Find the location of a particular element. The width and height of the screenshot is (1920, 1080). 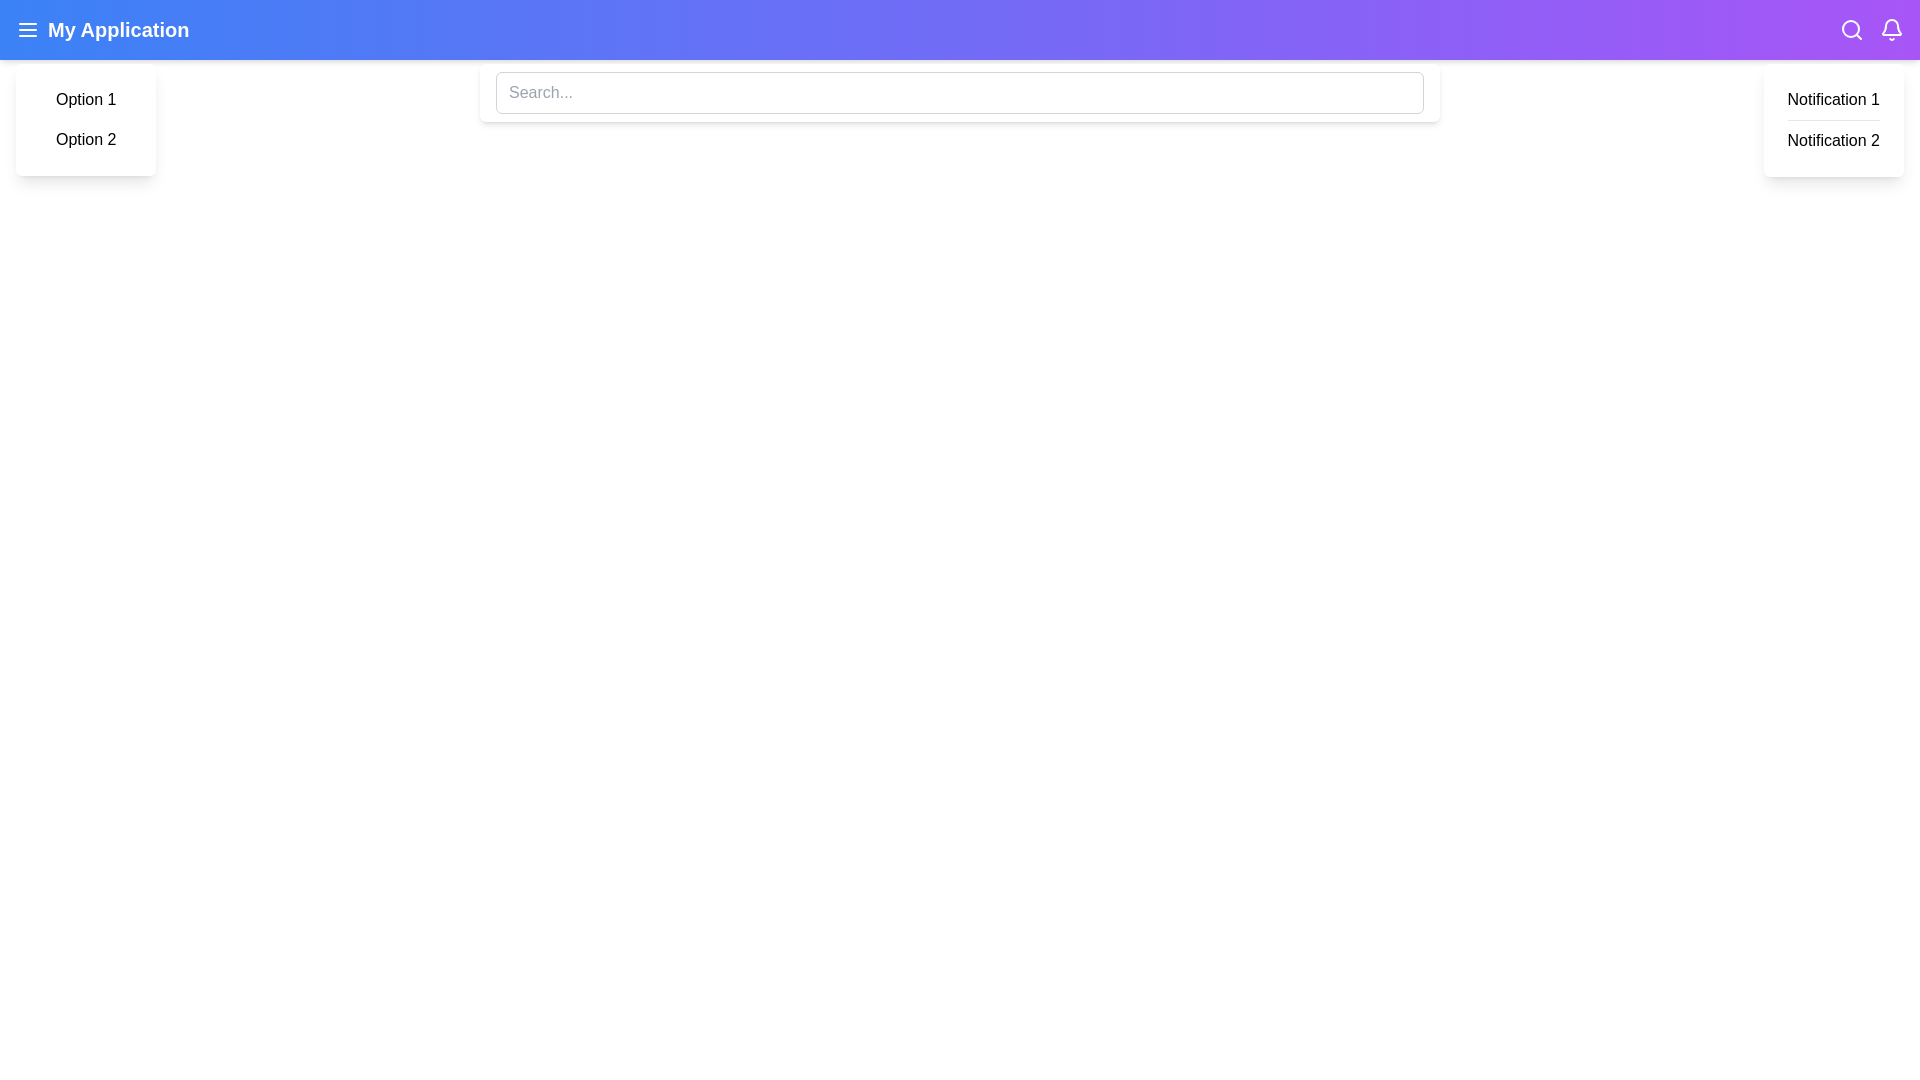

the static text label displaying 'My Application' in bold white font with a blue background, located in the top navigation bar adjacent to the menu icon is located at coordinates (101, 30).